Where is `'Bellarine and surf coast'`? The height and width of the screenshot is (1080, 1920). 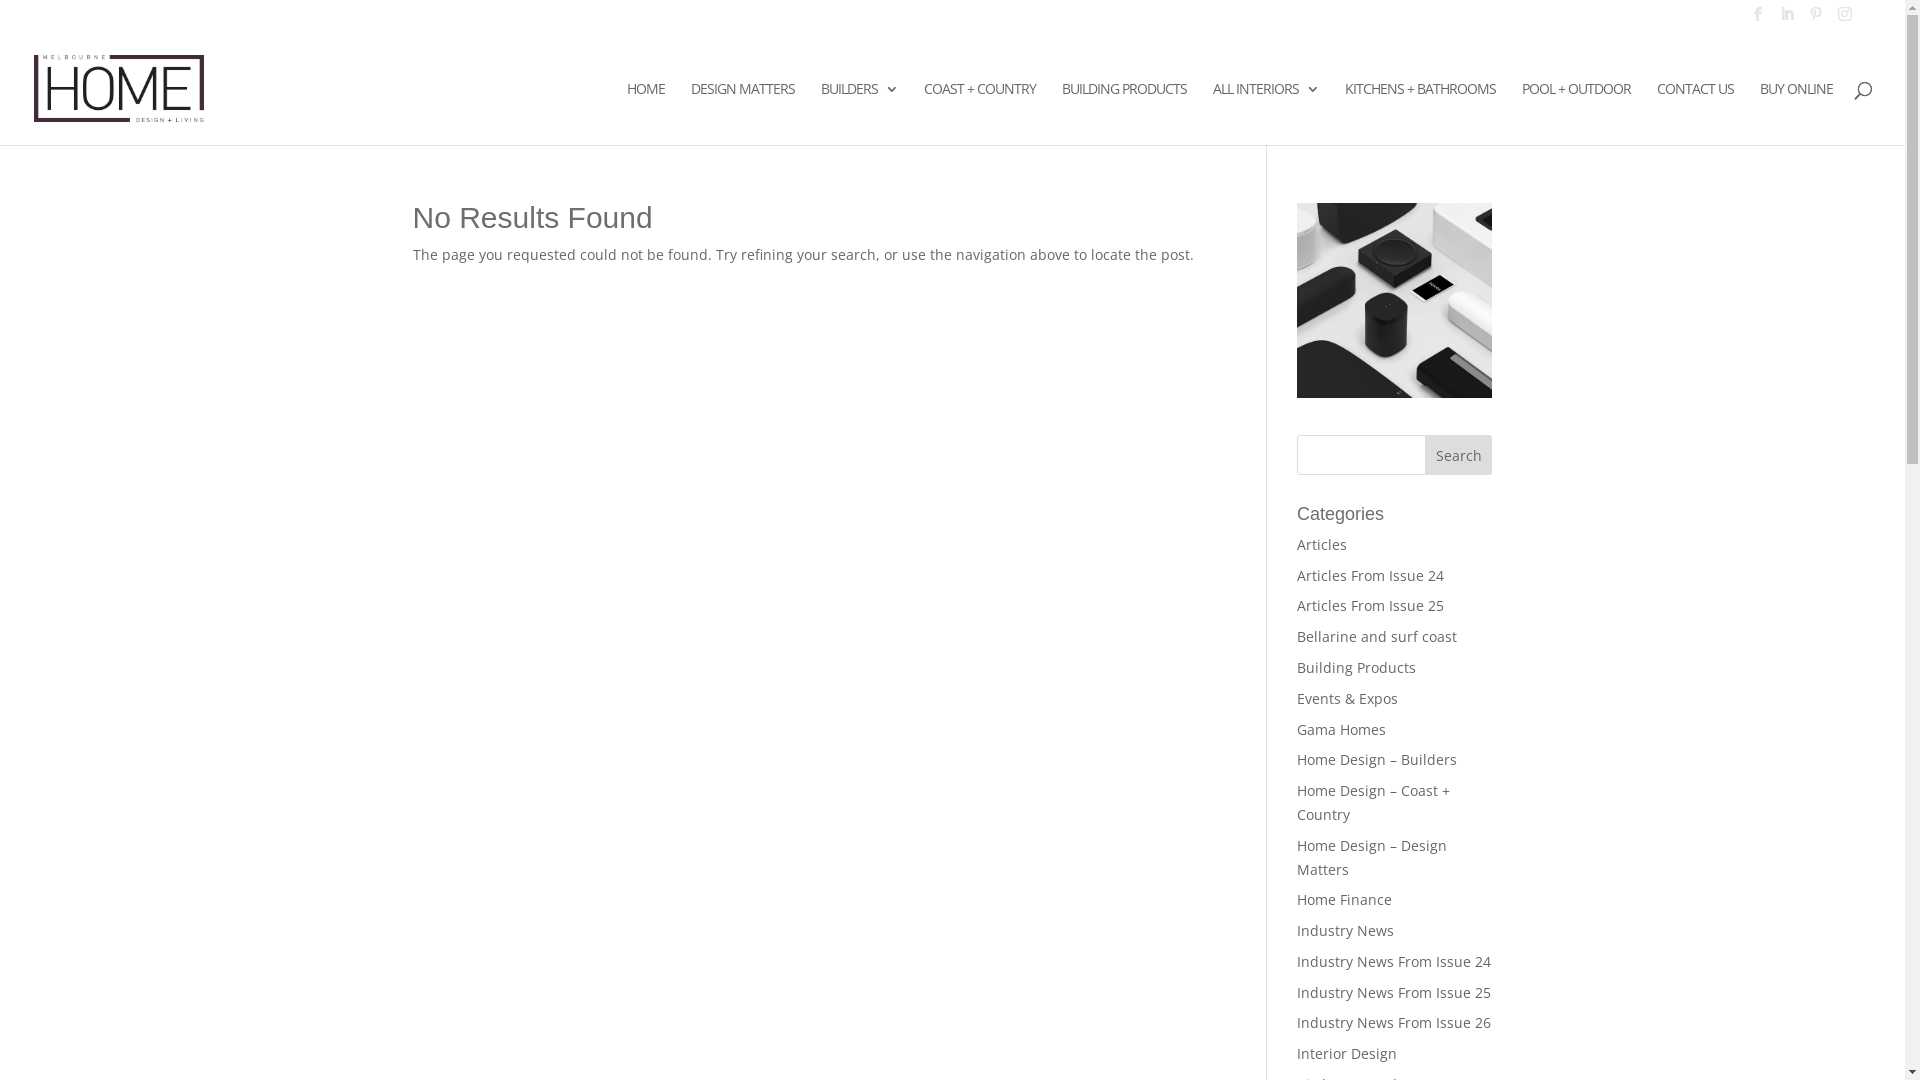 'Bellarine and surf coast' is located at coordinates (1376, 636).